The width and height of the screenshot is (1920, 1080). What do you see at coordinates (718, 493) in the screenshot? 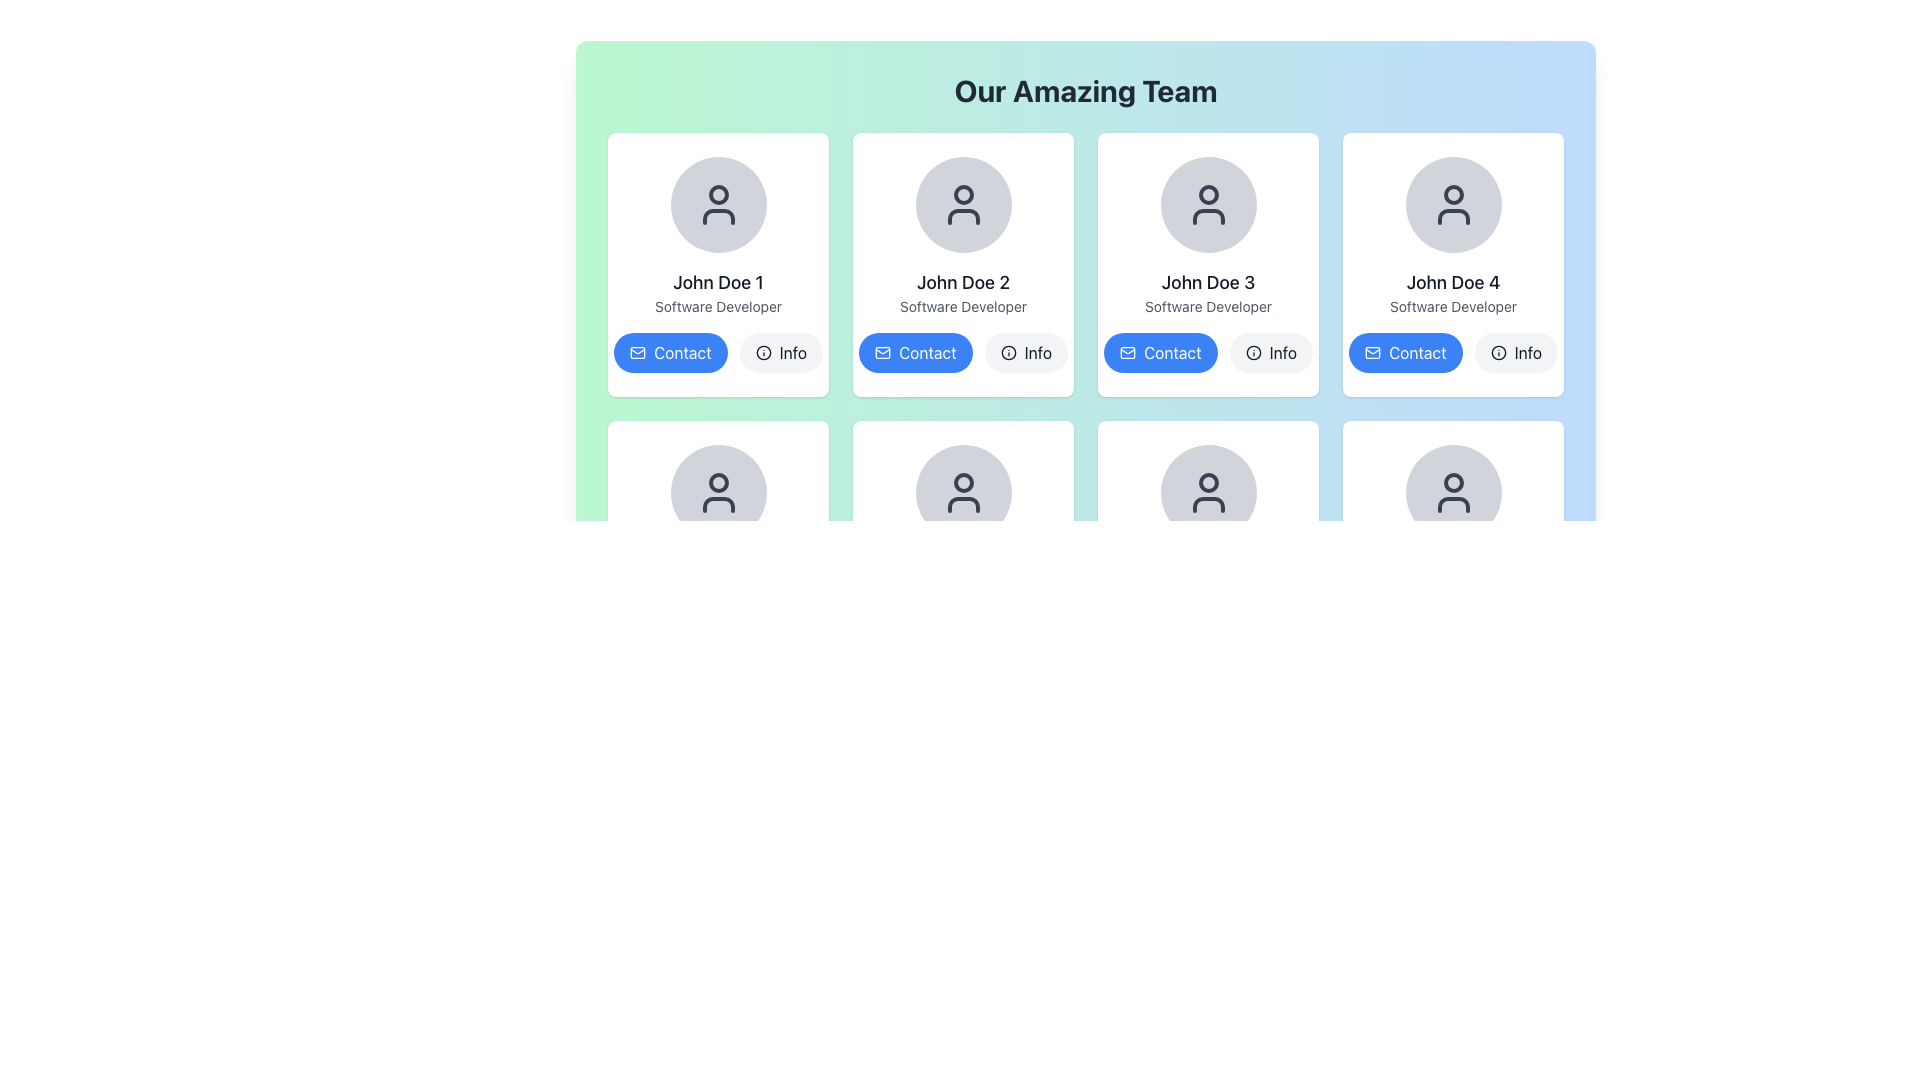
I see `the user avatar icon represented by an outline of a person's head and torso, located in the second row and first column of avatar items, with the label 'John Doe 1' above it` at bounding box center [718, 493].